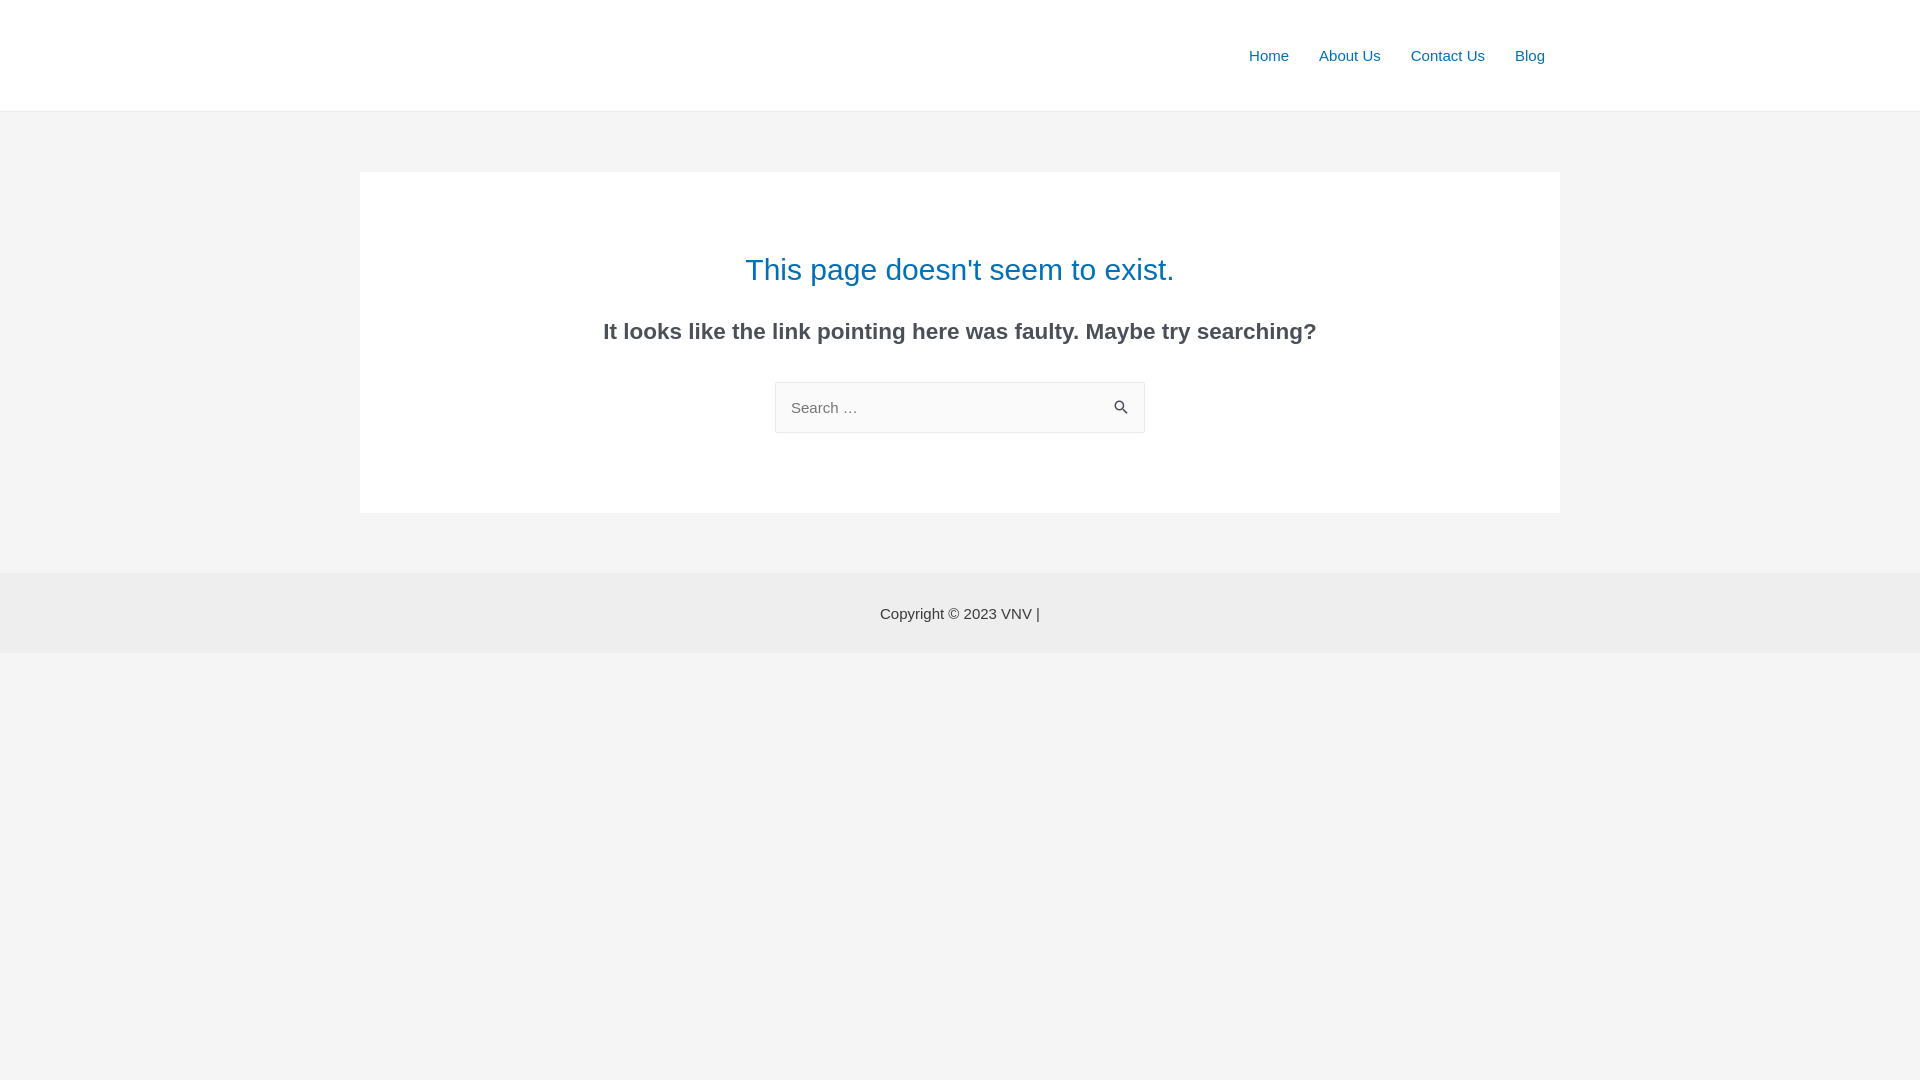  What do you see at coordinates (1232, 53) in the screenshot?
I see `'Home'` at bounding box center [1232, 53].